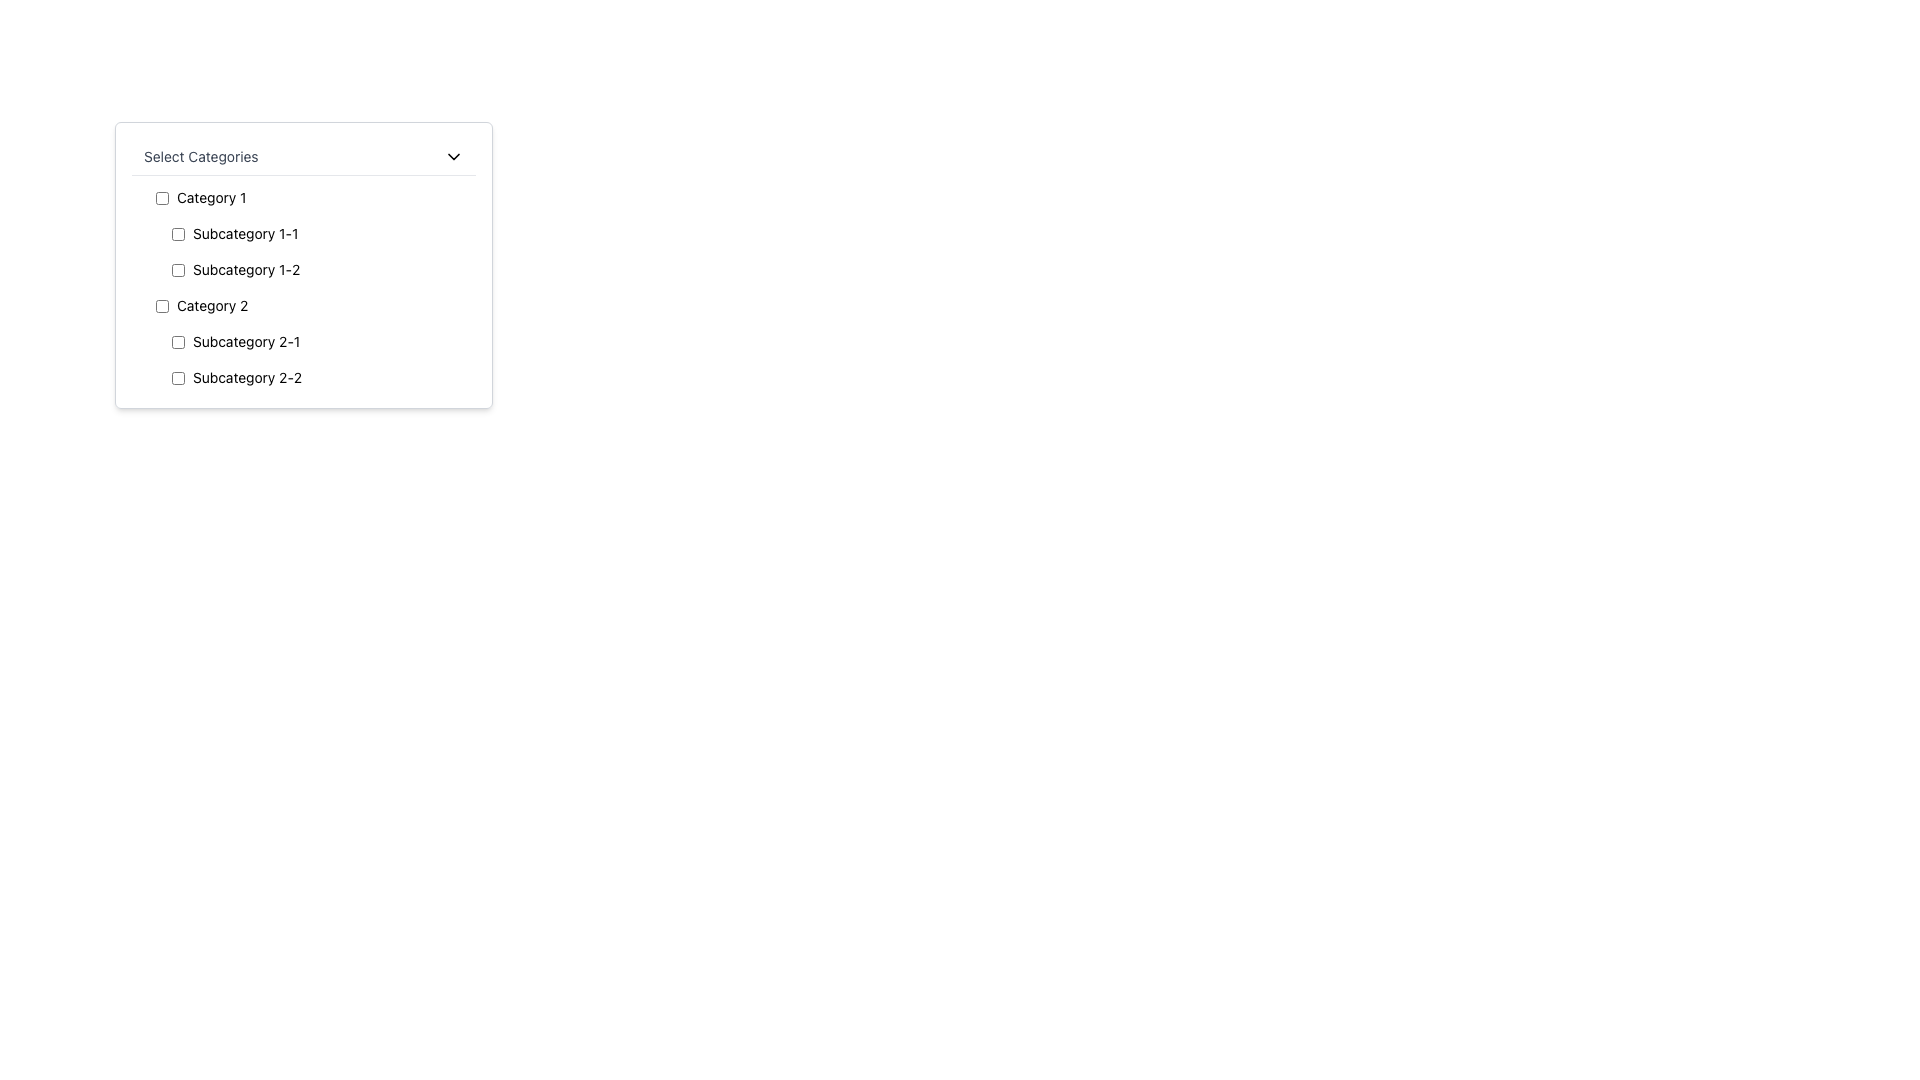 This screenshot has width=1920, height=1080. I want to click on the checkbox labeled 'Subcategory 1-1' in the group of labeled checkboxes under the 'Select Categories' dropdown, so click(311, 250).